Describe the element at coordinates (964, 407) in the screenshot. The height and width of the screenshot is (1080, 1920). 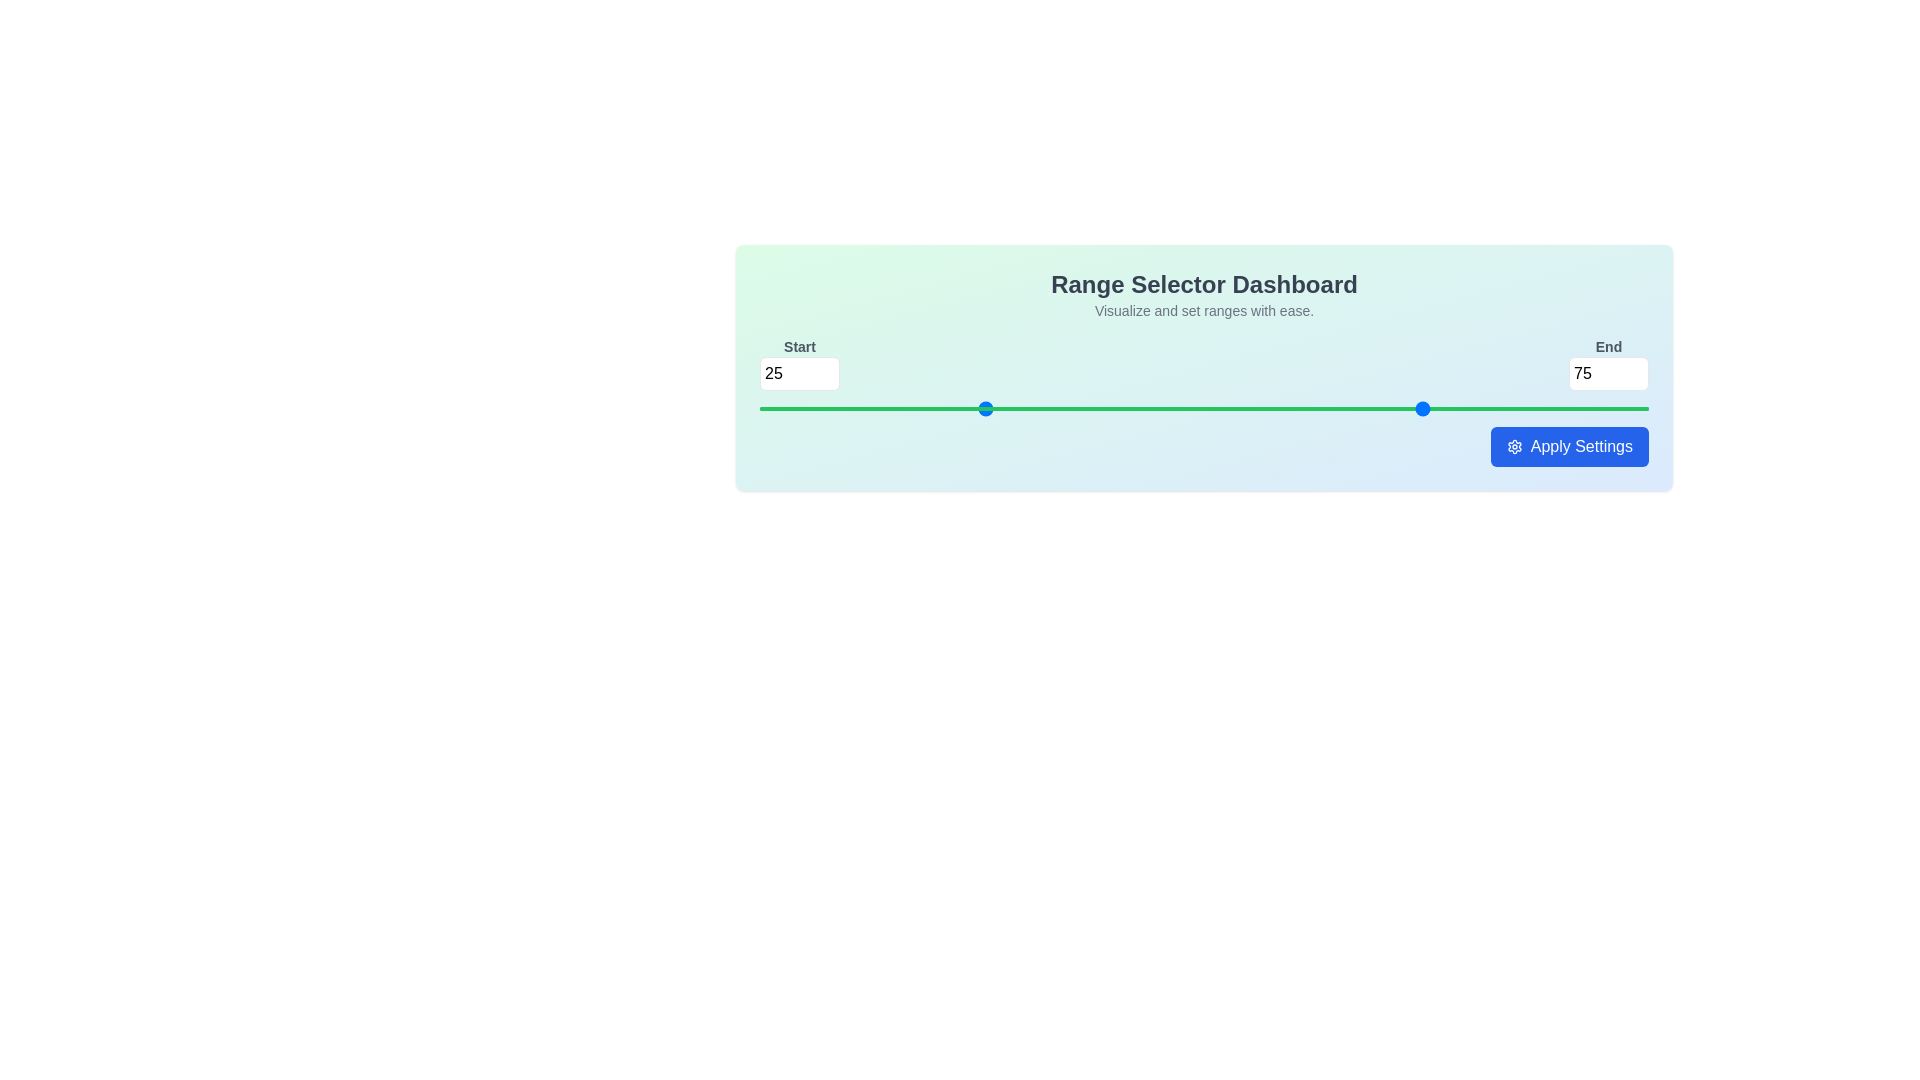
I see `the slider` at that location.